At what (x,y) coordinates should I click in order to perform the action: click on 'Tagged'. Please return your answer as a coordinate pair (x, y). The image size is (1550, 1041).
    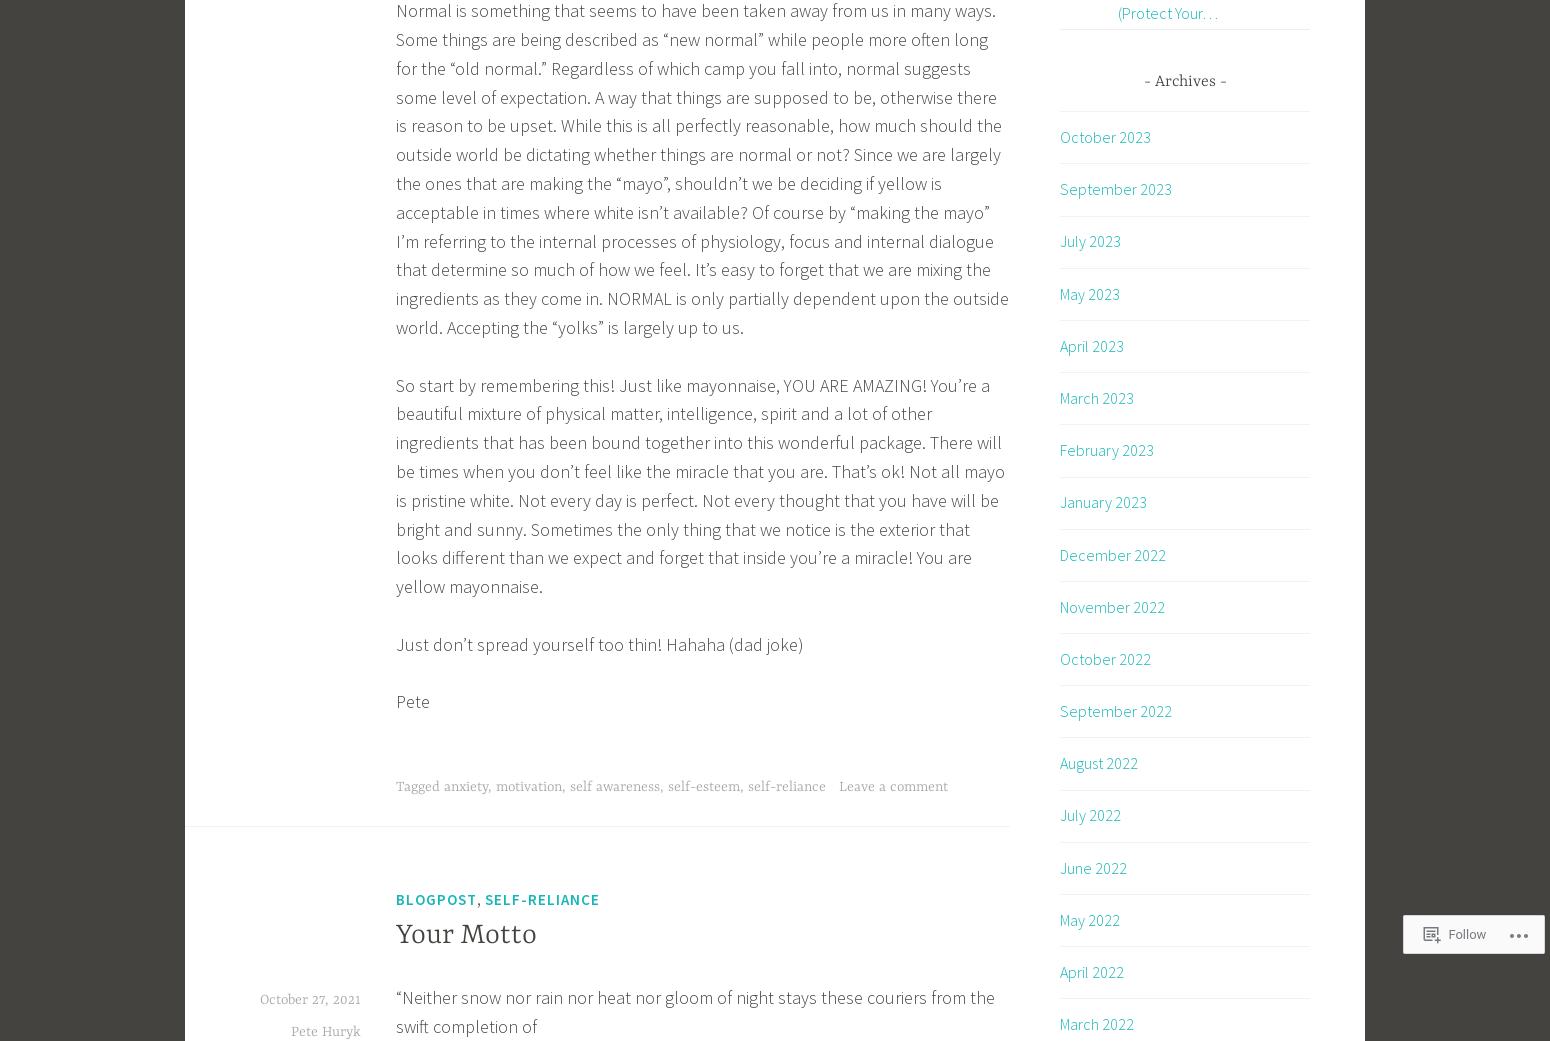
    Looking at the image, I should click on (420, 785).